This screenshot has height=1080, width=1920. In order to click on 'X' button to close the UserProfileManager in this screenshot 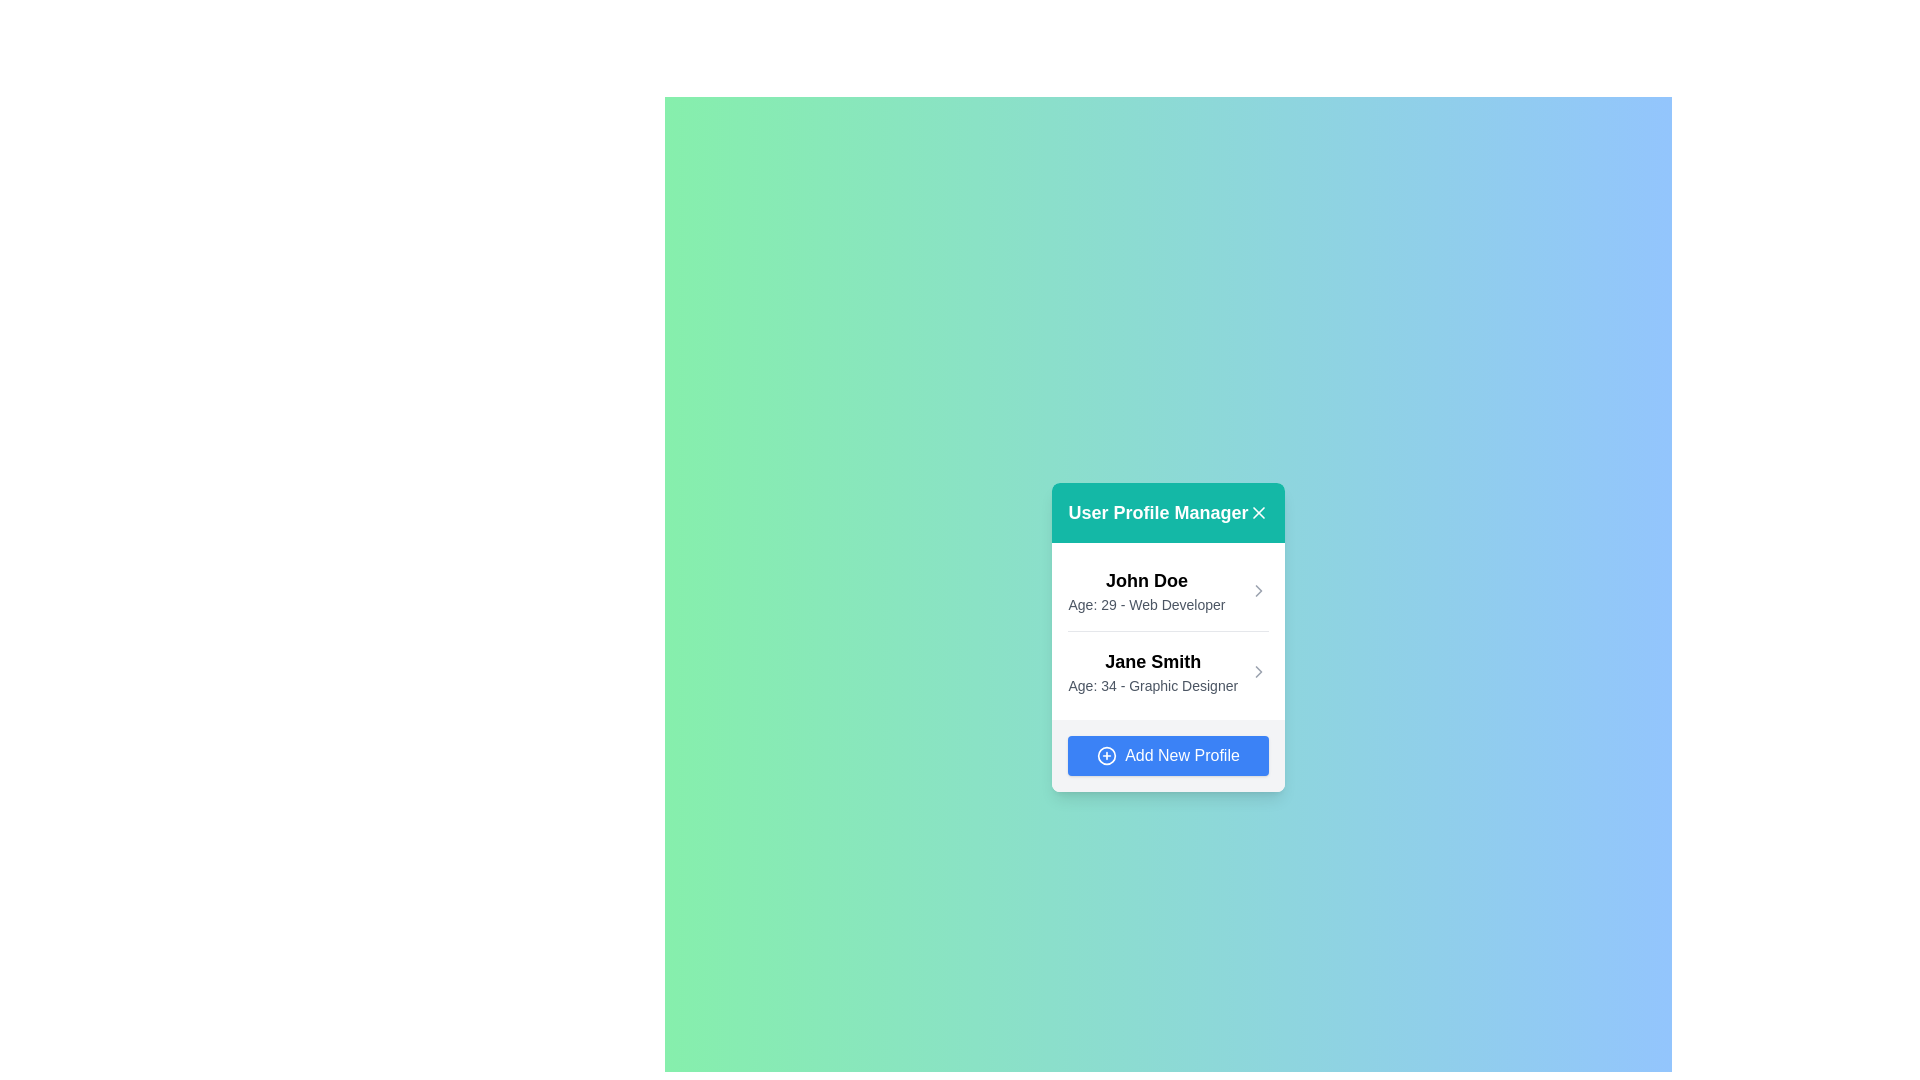, I will do `click(1257, 511)`.